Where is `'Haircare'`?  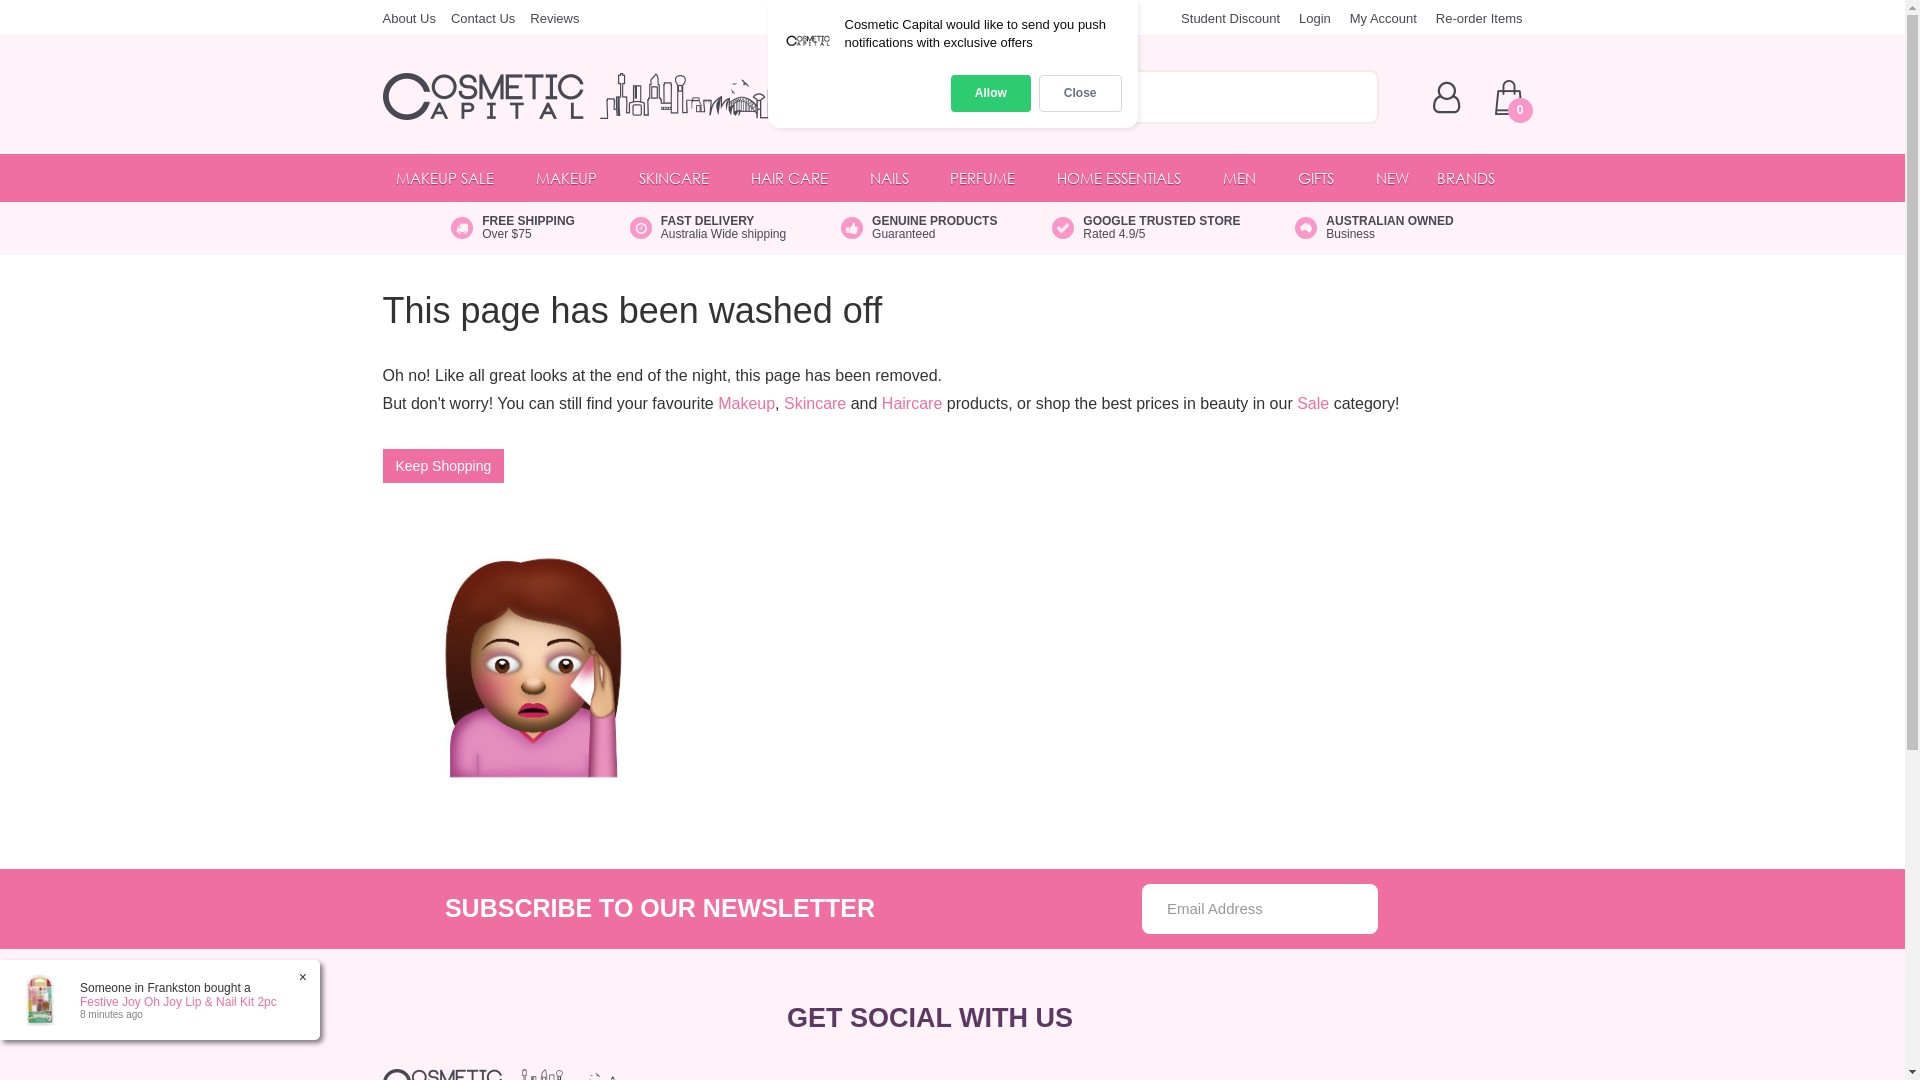
'Haircare' is located at coordinates (881, 403).